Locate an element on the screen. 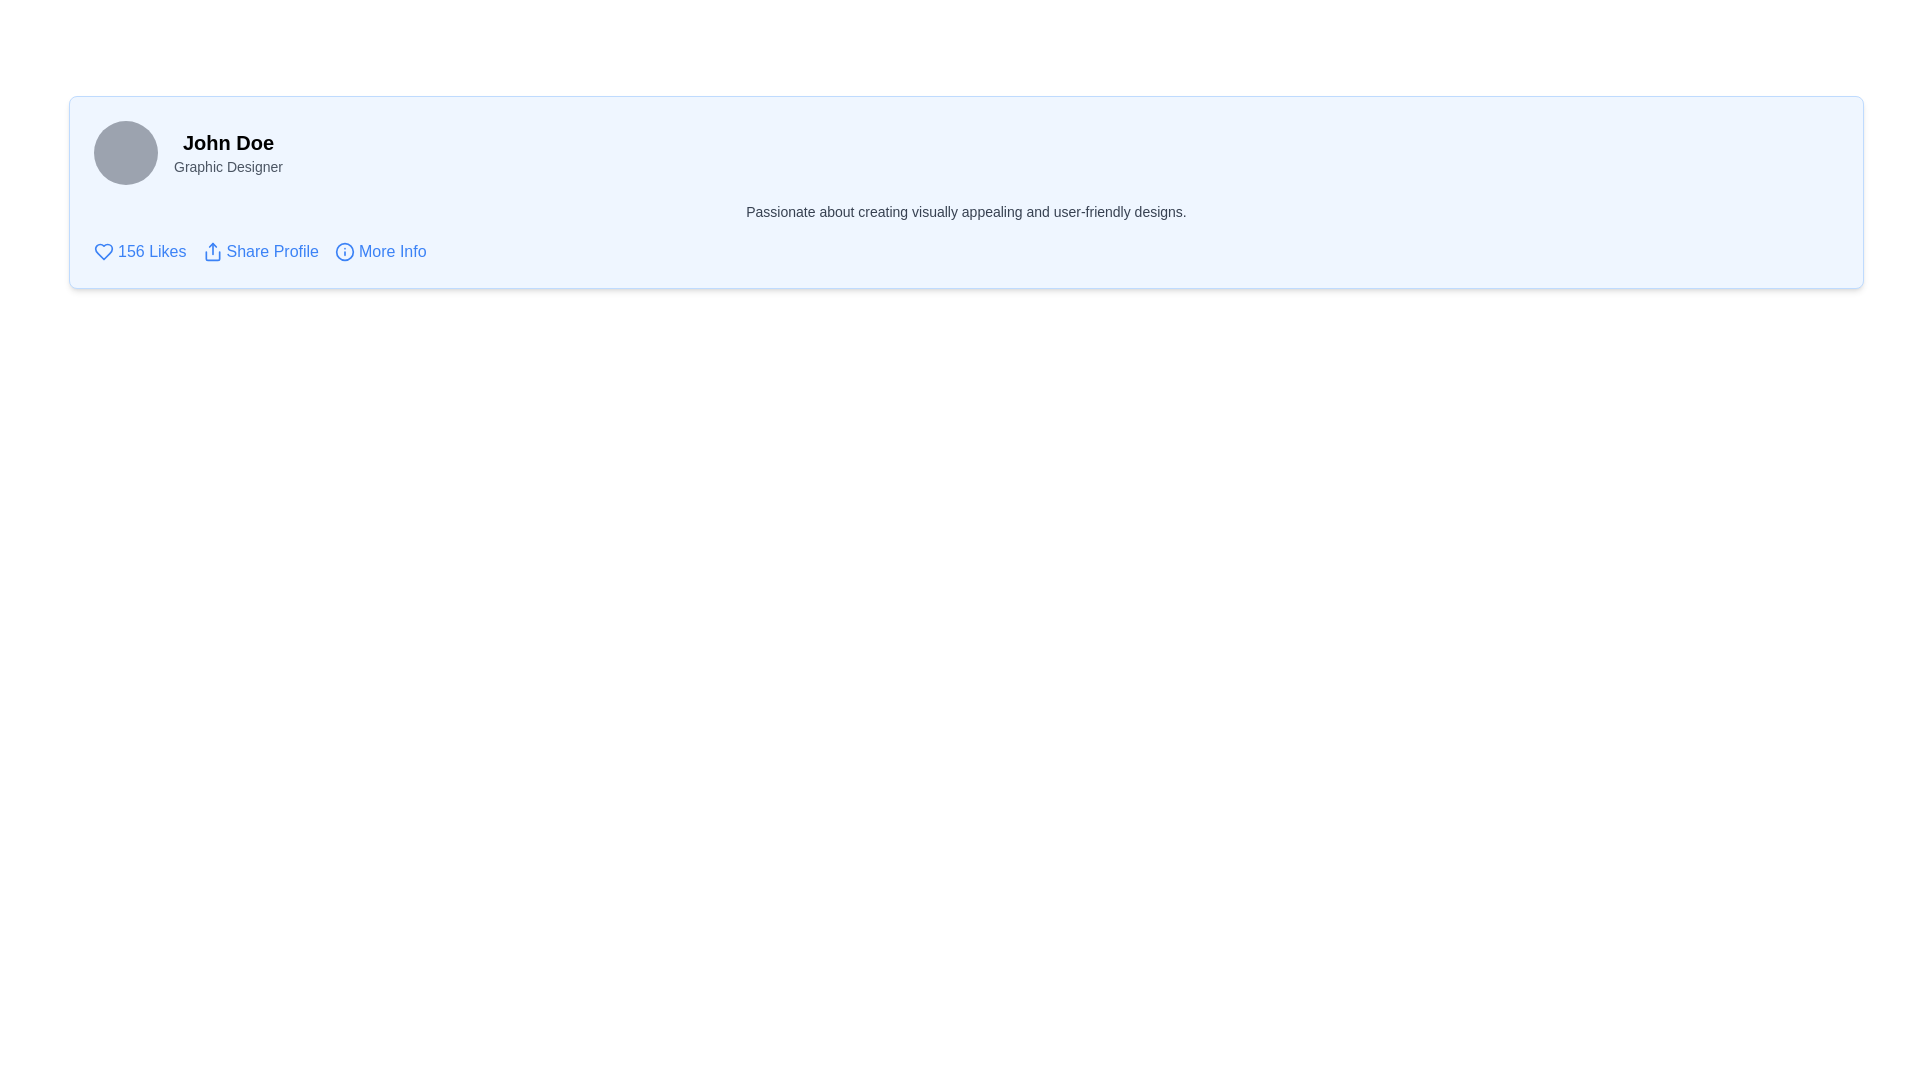  the static text label that describes the individual's profession as 'Graphic Designer', located directly below the name 'John Doe' in the user profile section is located at coordinates (228, 165).